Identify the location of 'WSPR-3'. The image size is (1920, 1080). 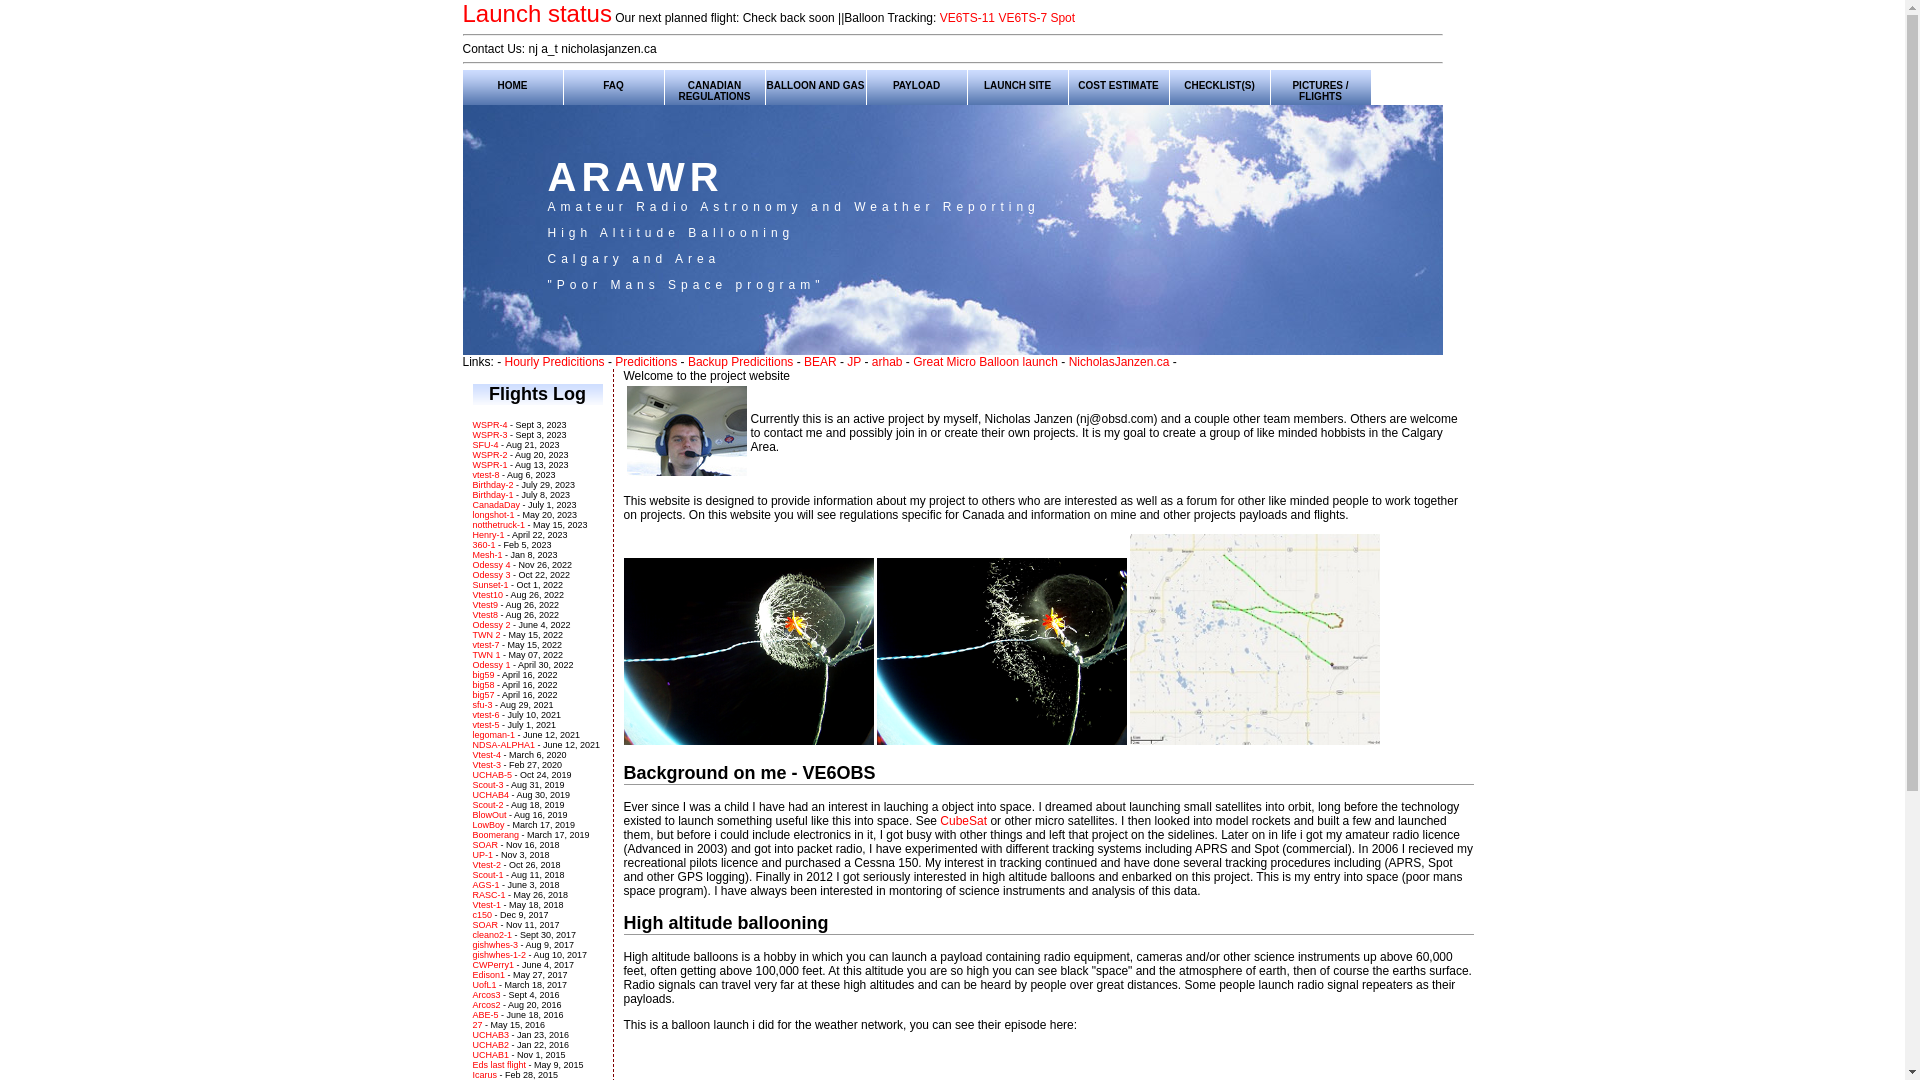
(489, 434).